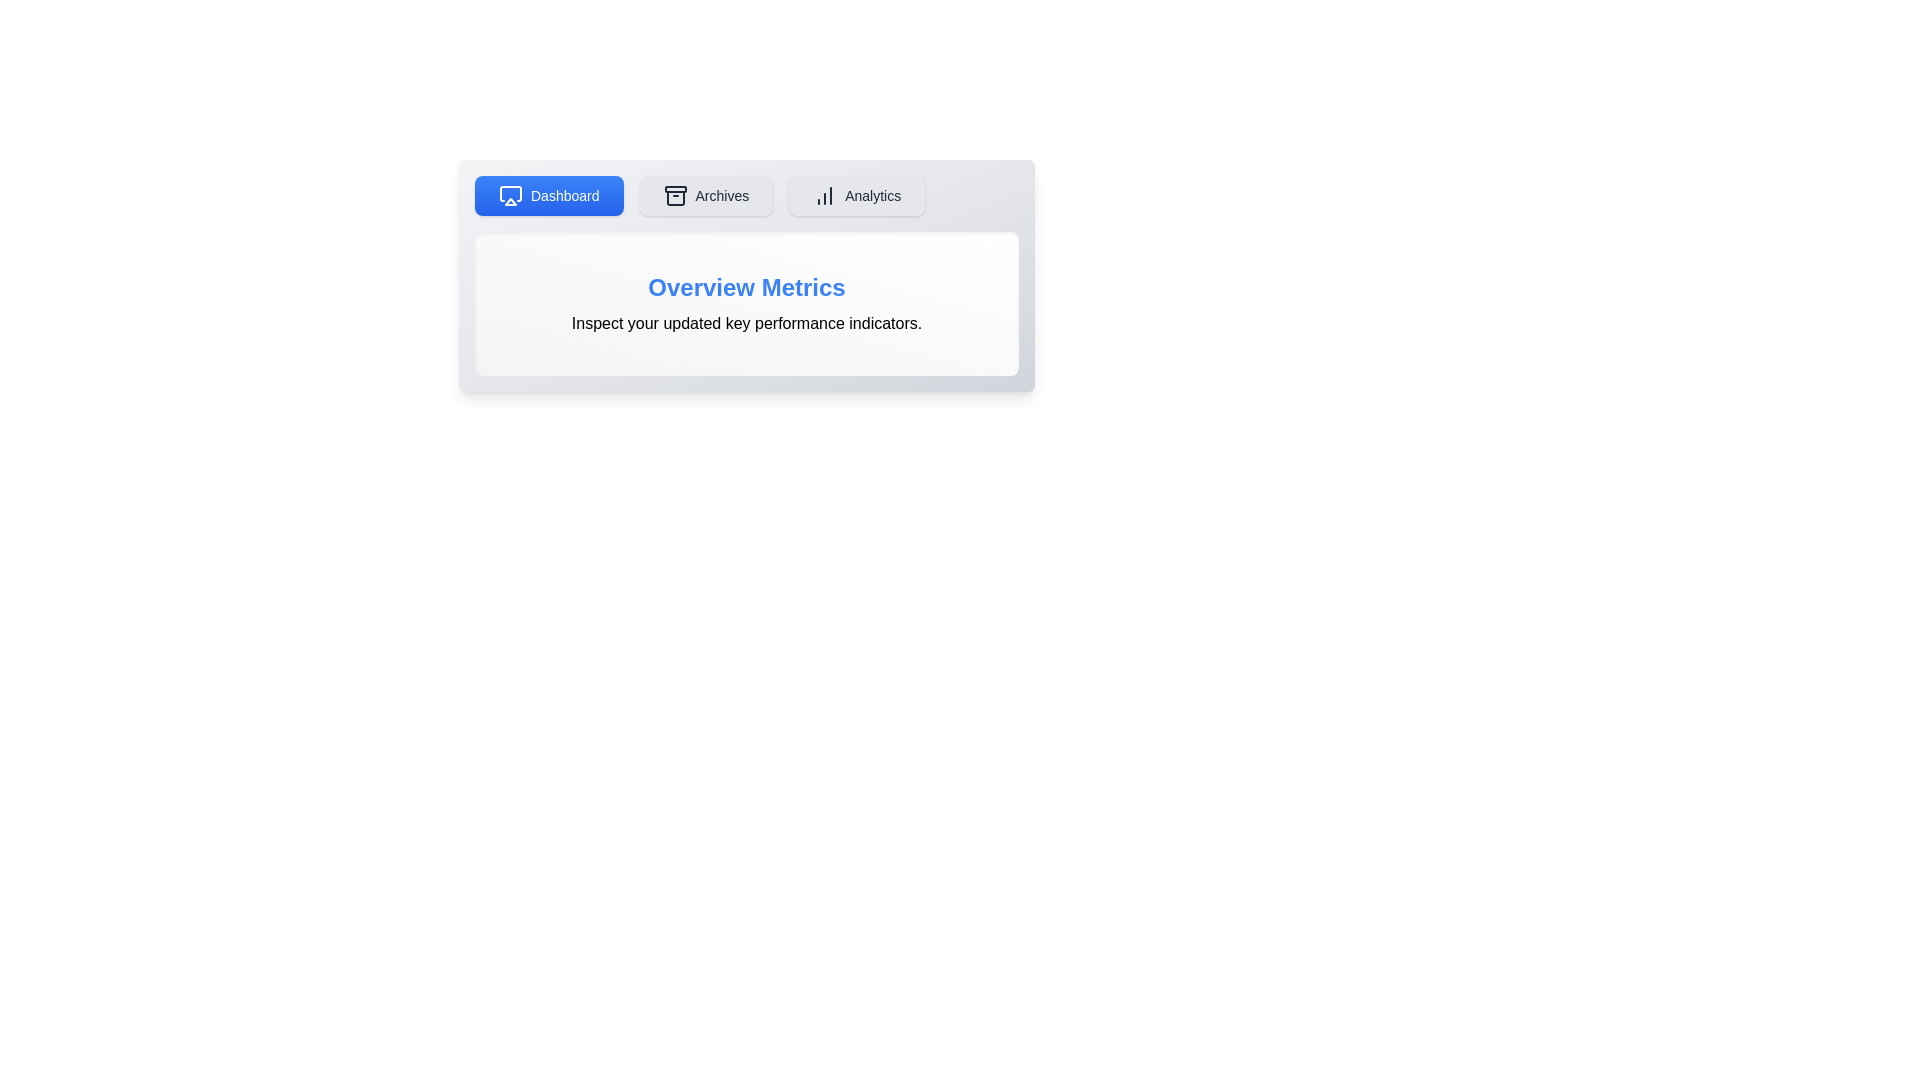 The image size is (1920, 1080). I want to click on the button labeled Dashboard to observe its hover effect, so click(549, 196).